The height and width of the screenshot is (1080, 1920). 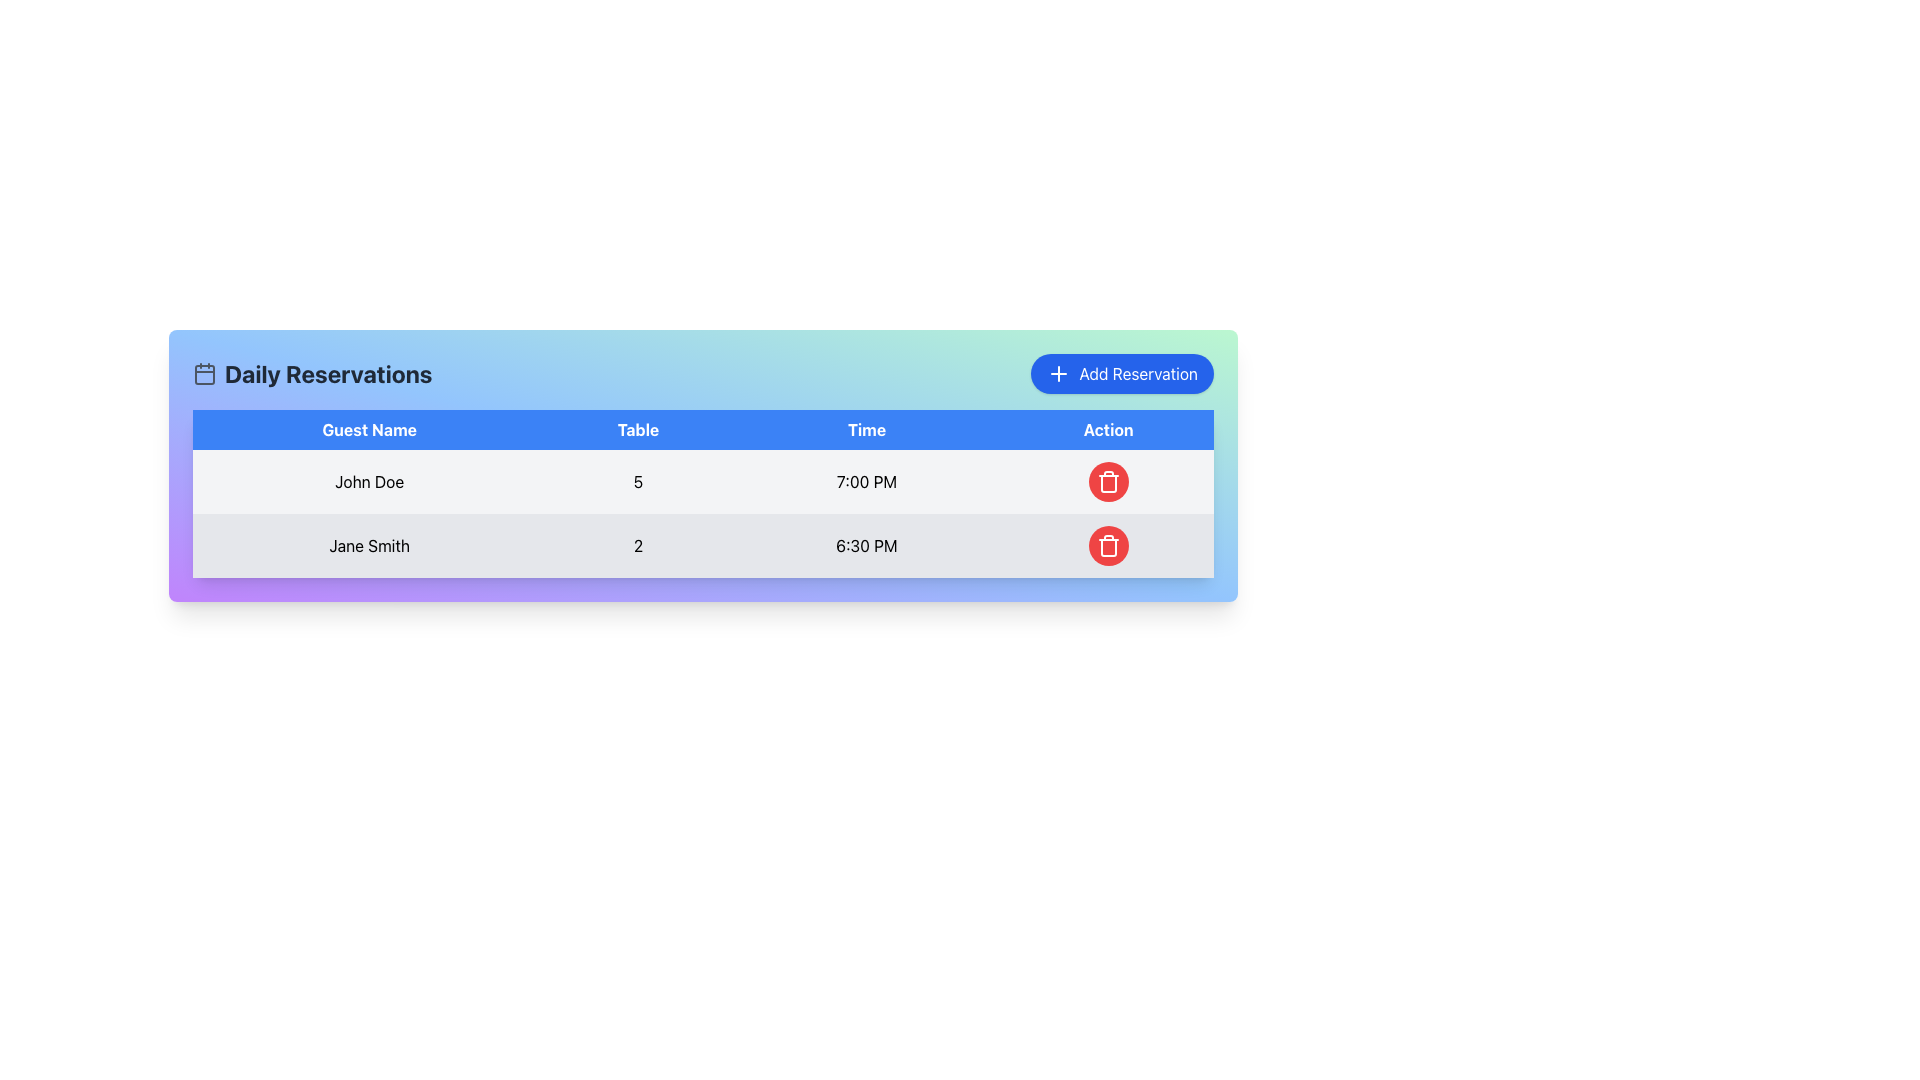 What do you see at coordinates (205, 374) in the screenshot?
I see `the decorative shape of the calendar icon, which enhances its visual appeal and is located to the left of the 'Daily Reservations' heading` at bounding box center [205, 374].